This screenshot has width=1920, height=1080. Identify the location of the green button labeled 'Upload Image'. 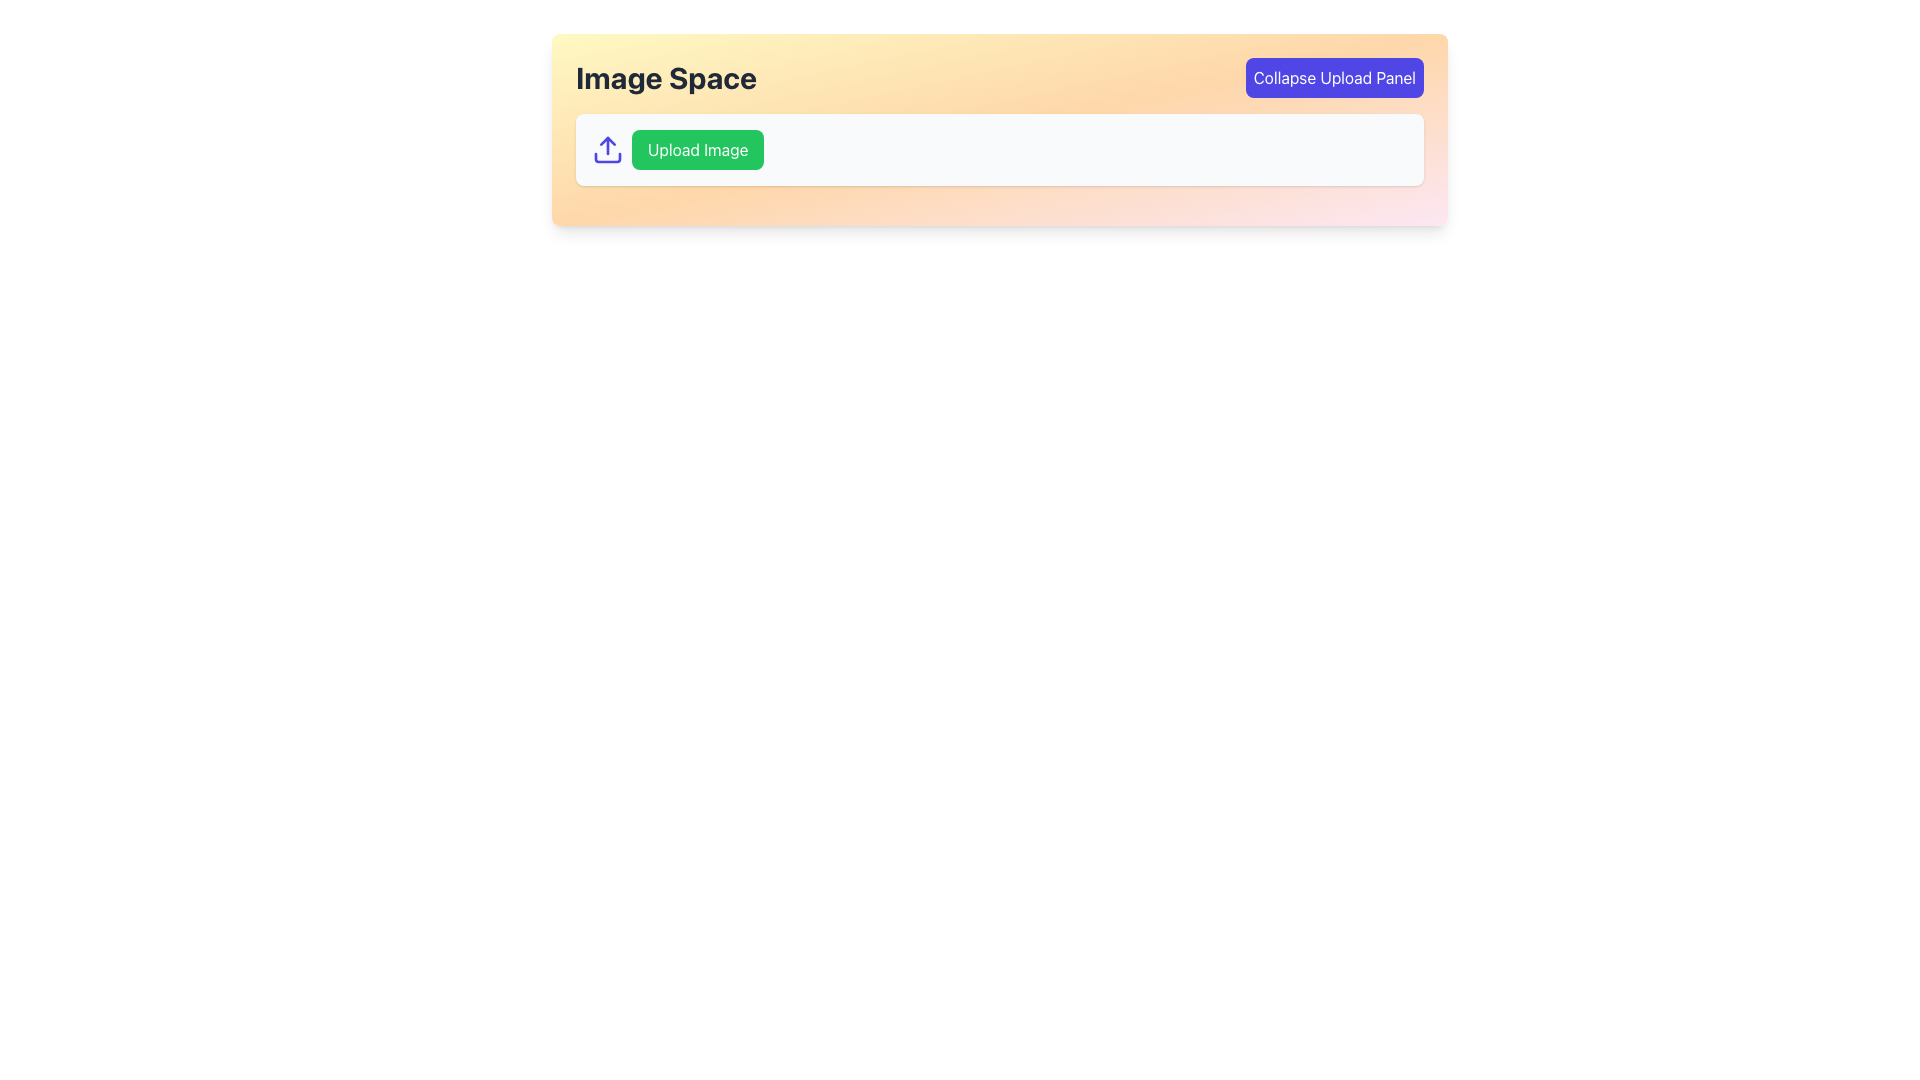
(698, 149).